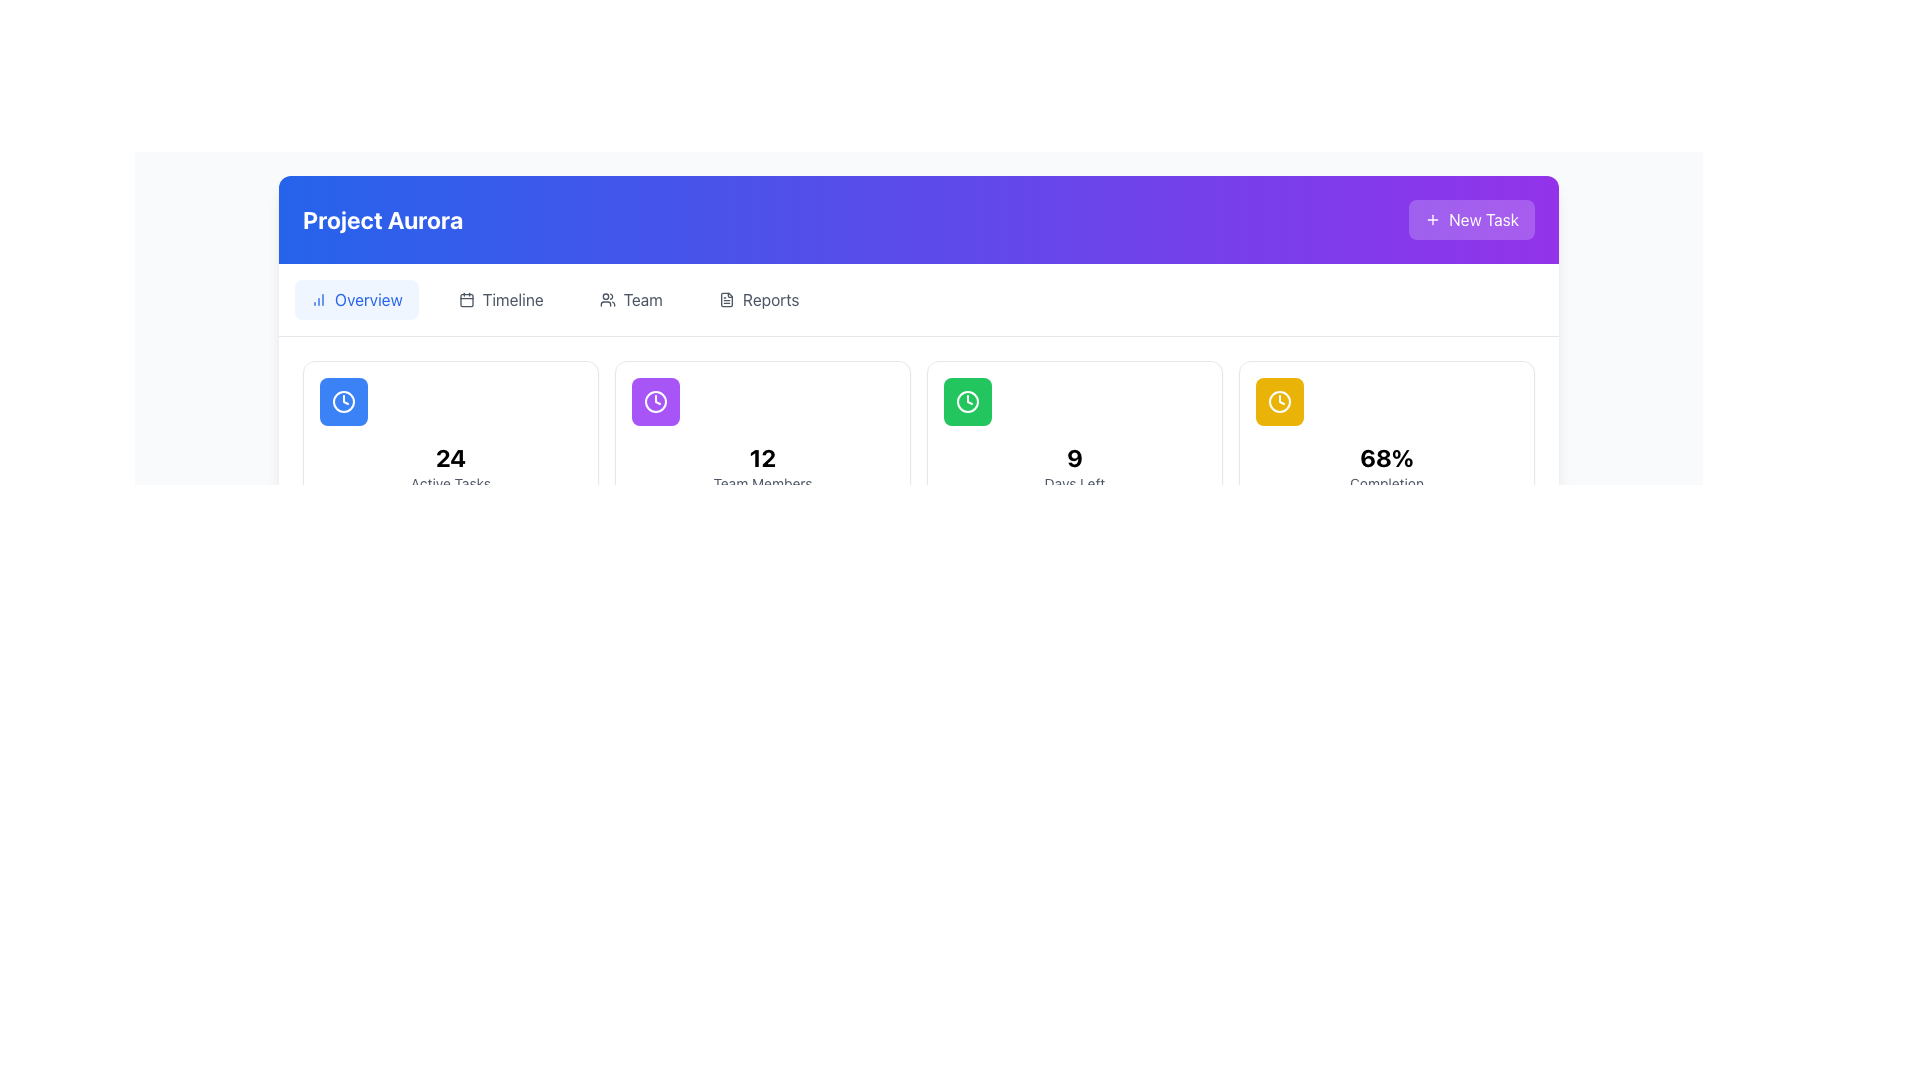 The image size is (1920, 1080). I want to click on the 'Team' menu item, which is a text and icon combination styled with padding and a rounded shape in the top navigation menu, so click(629, 300).